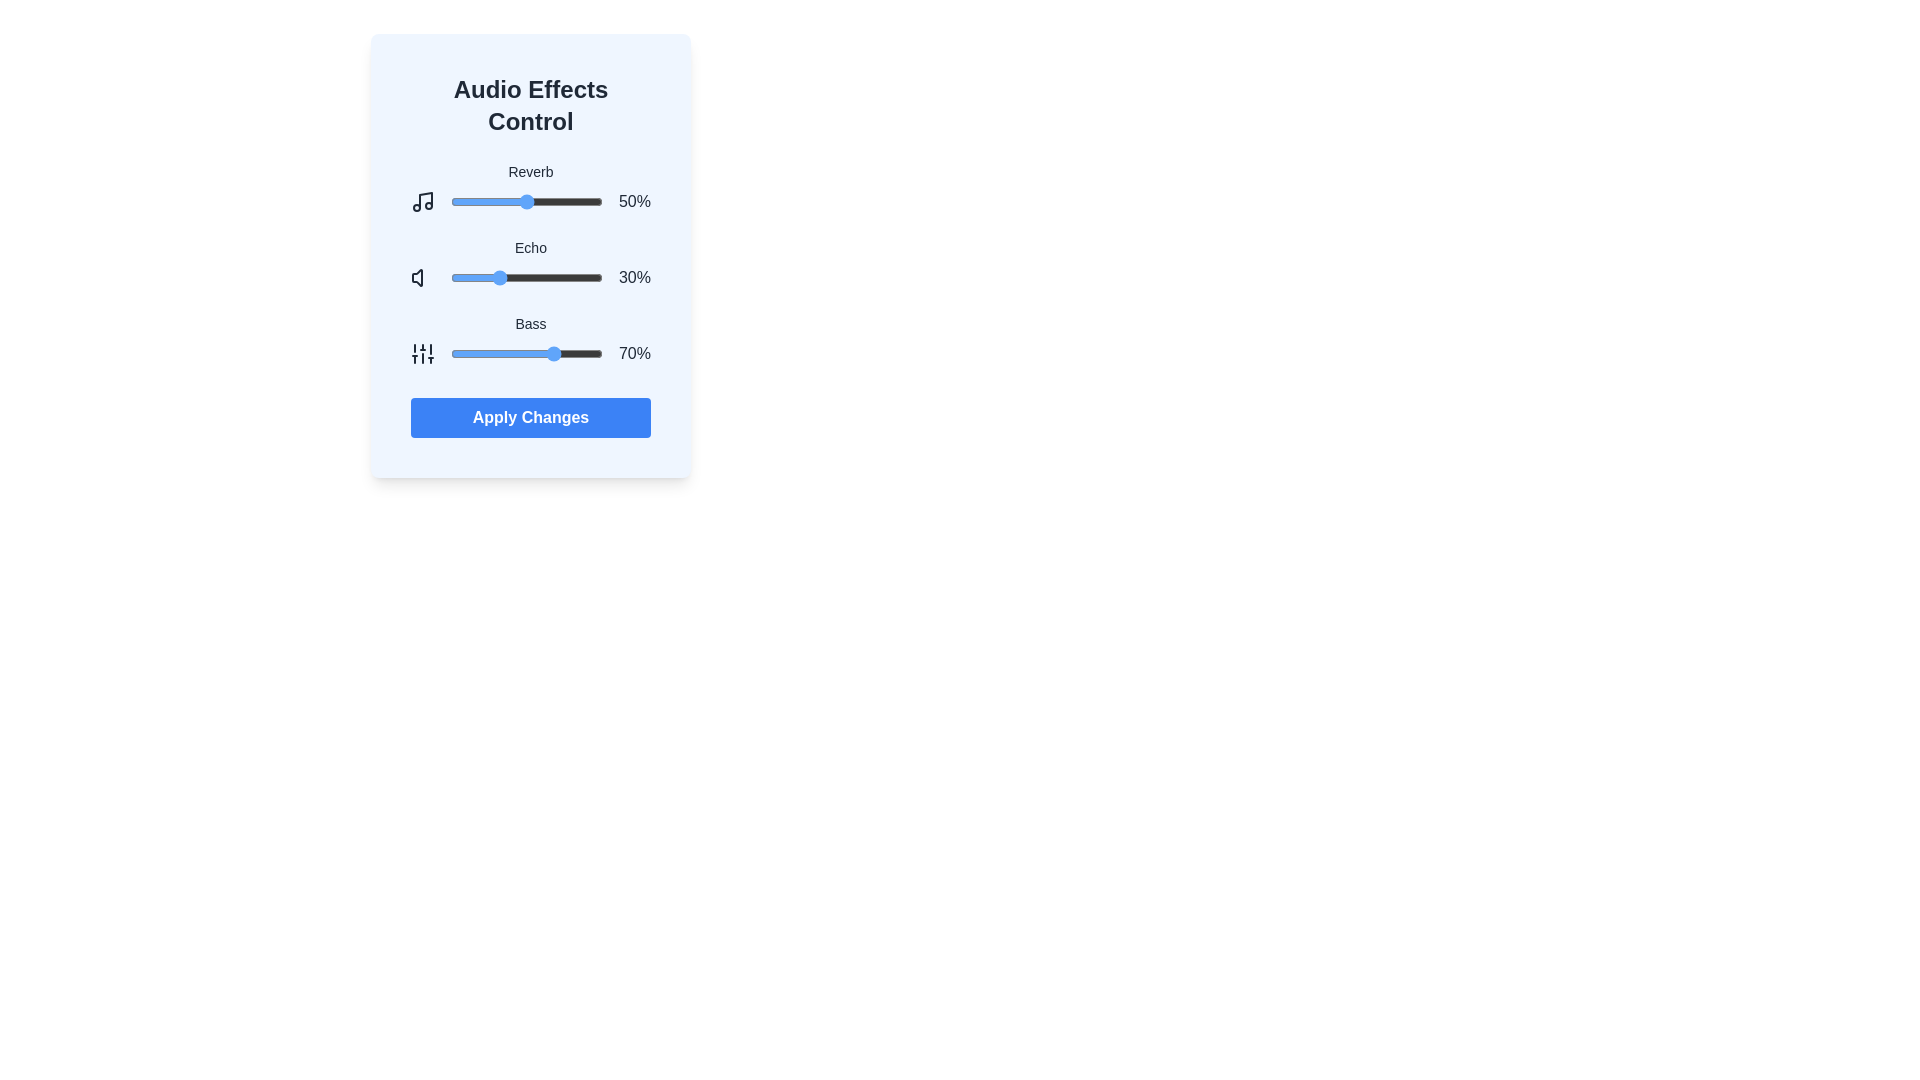  What do you see at coordinates (459, 277) in the screenshot?
I see `the Echo level` at bounding box center [459, 277].